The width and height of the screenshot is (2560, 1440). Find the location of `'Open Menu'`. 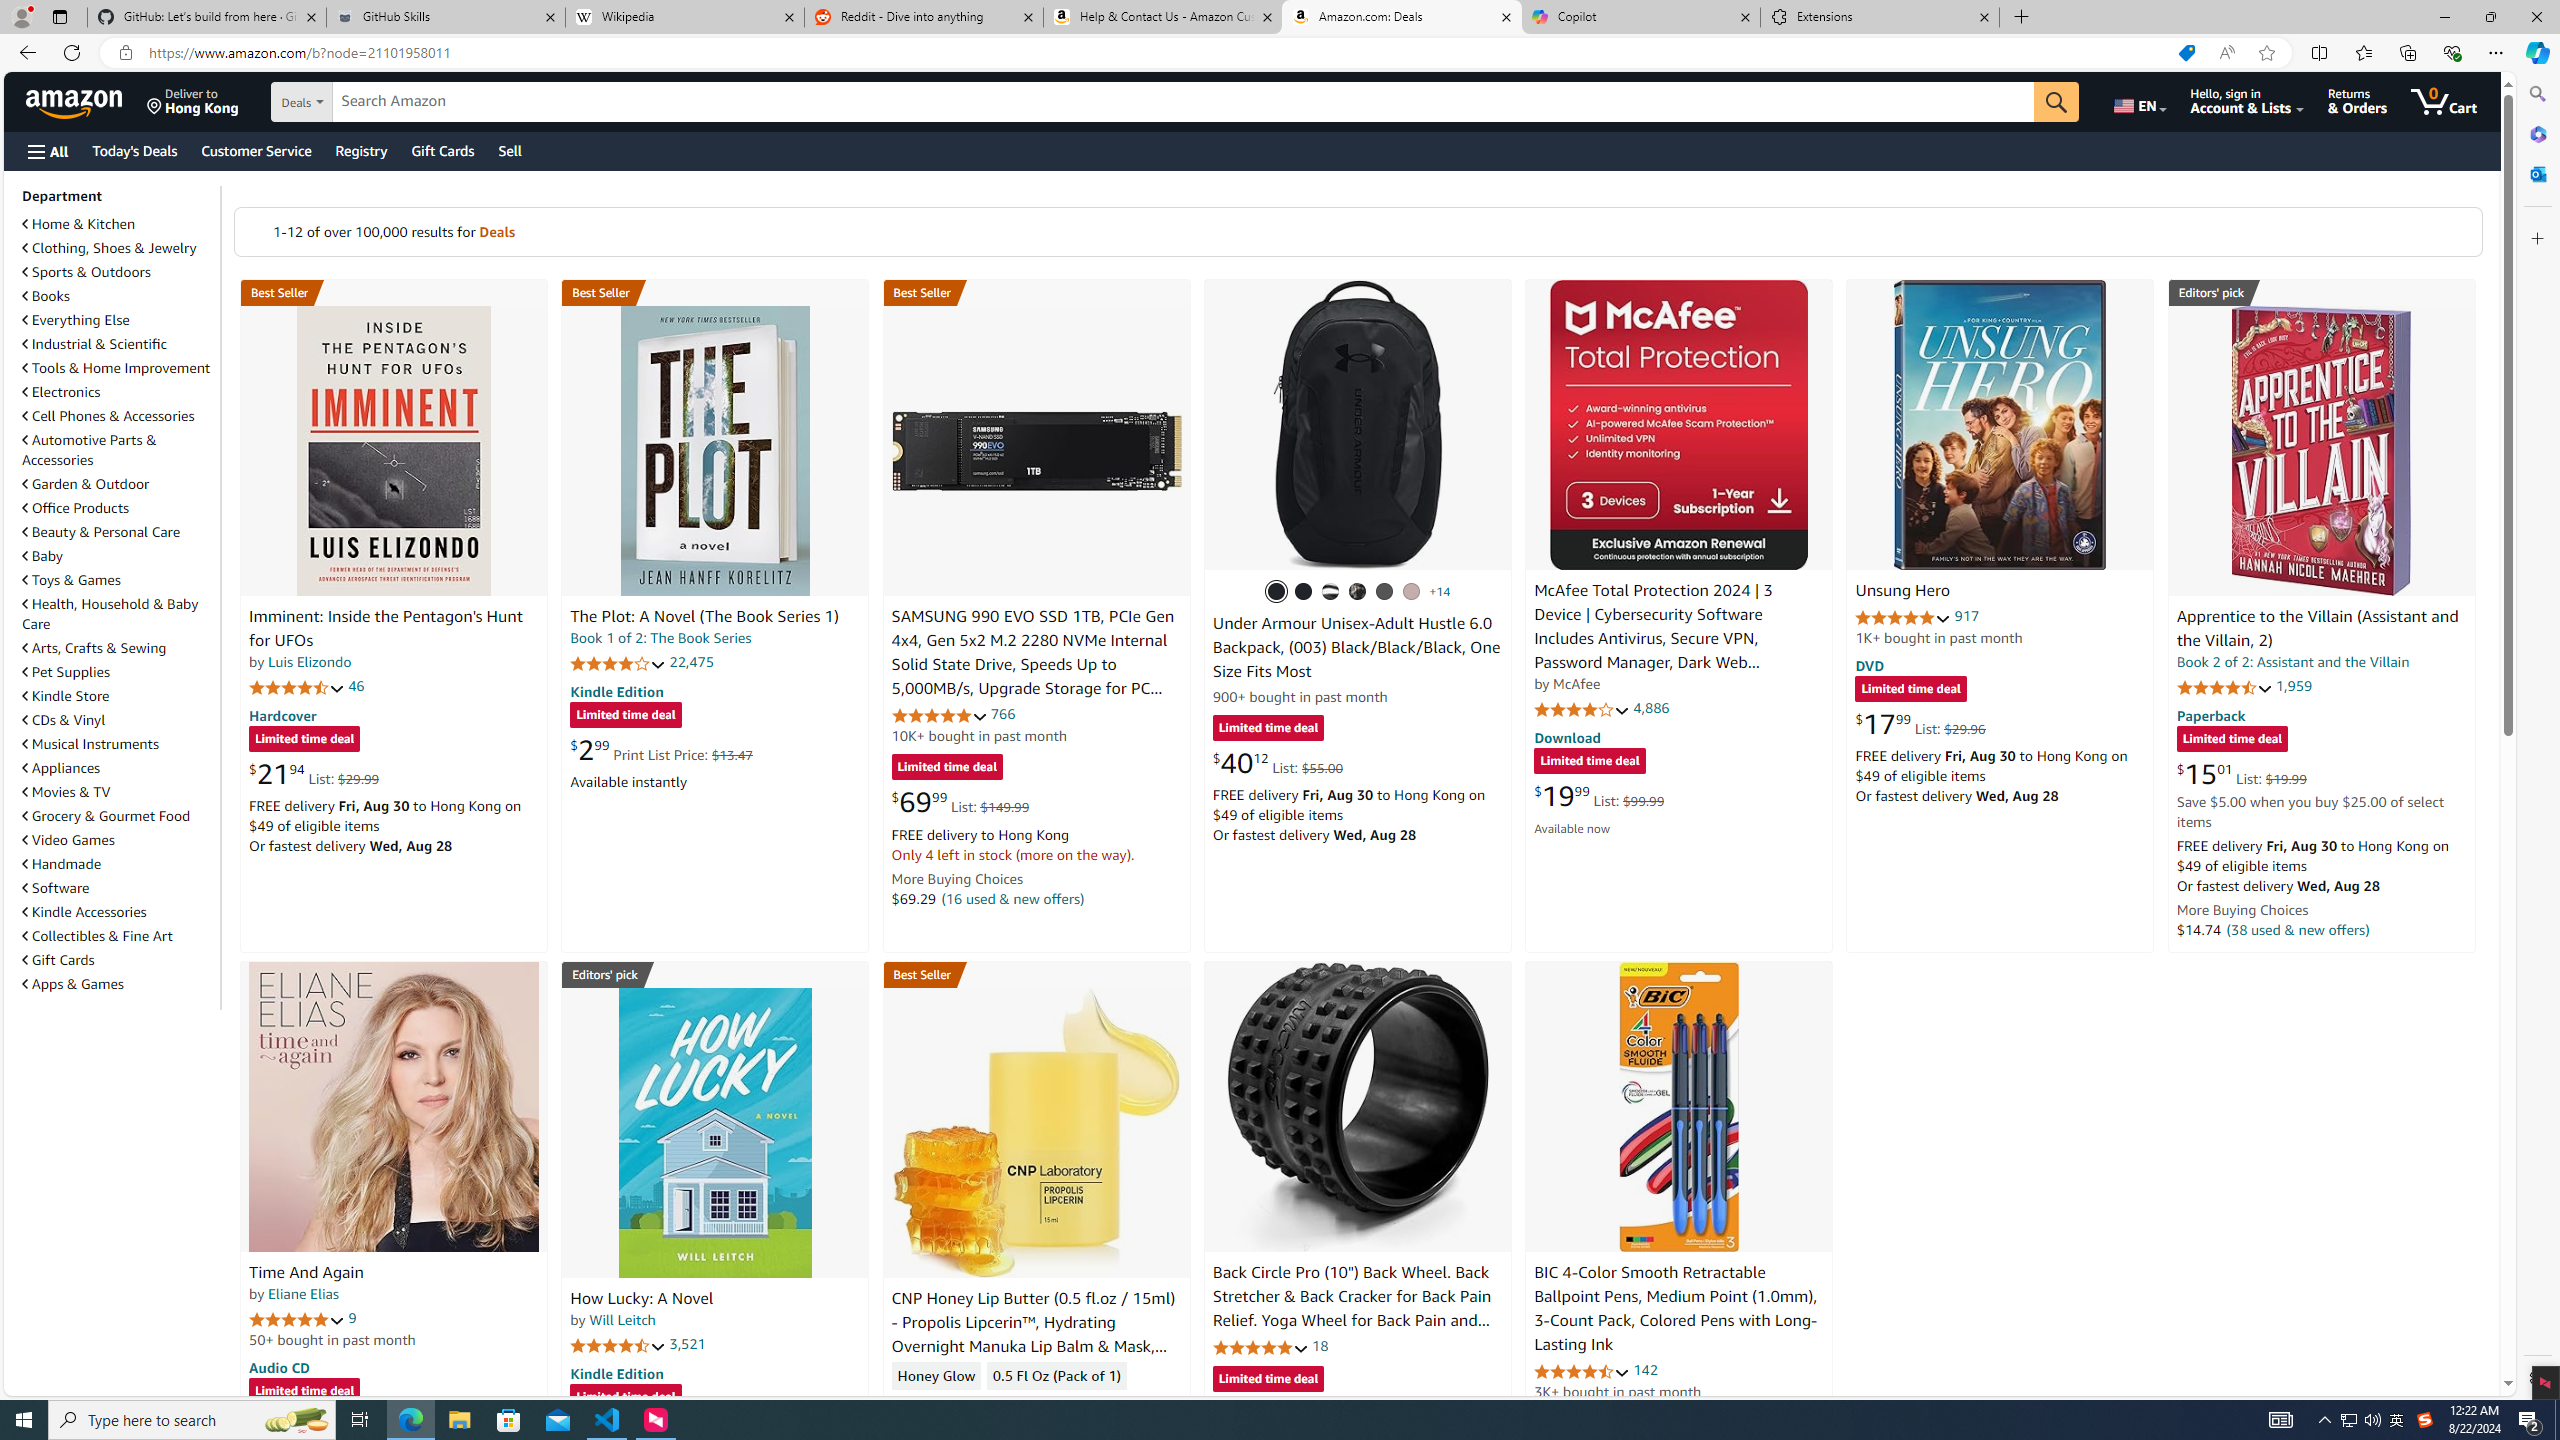

'Open Menu' is located at coordinates (46, 150).